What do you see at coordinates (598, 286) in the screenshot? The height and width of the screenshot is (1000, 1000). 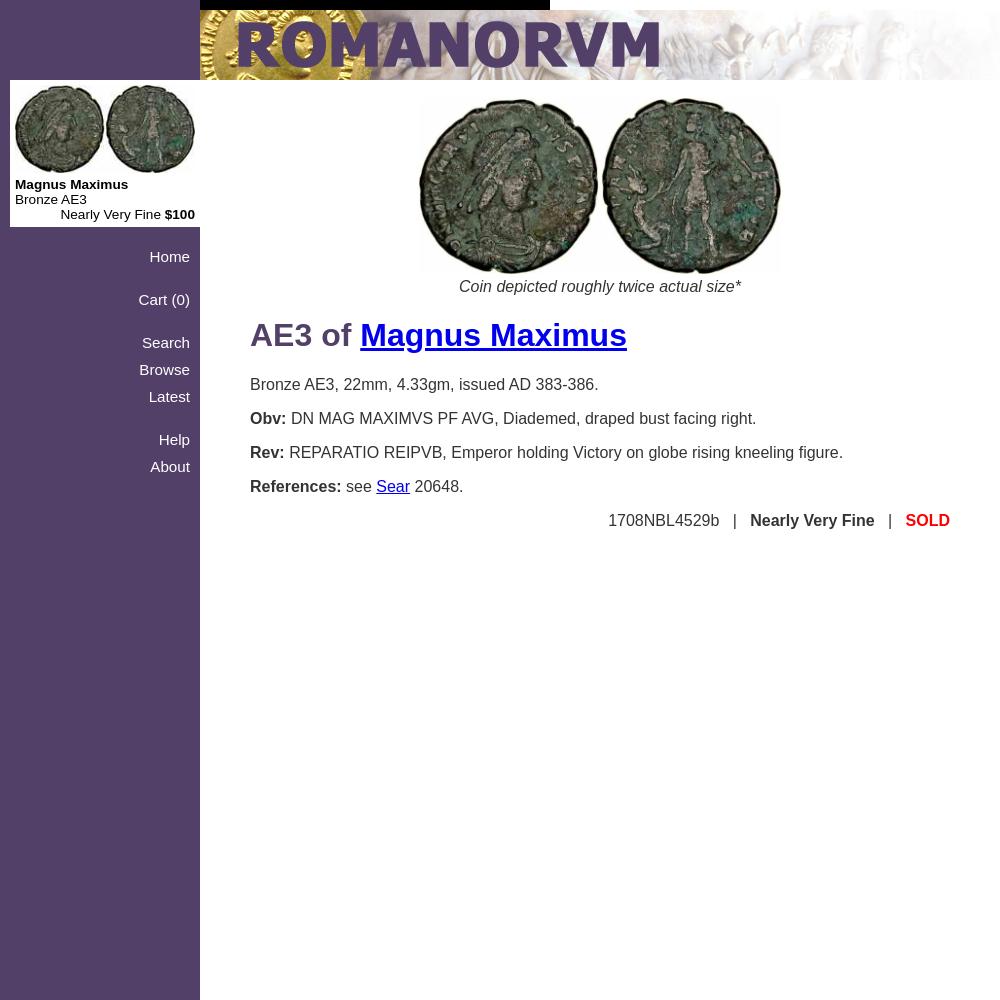 I see `'Coin depicted roughly twice actual size*'` at bounding box center [598, 286].